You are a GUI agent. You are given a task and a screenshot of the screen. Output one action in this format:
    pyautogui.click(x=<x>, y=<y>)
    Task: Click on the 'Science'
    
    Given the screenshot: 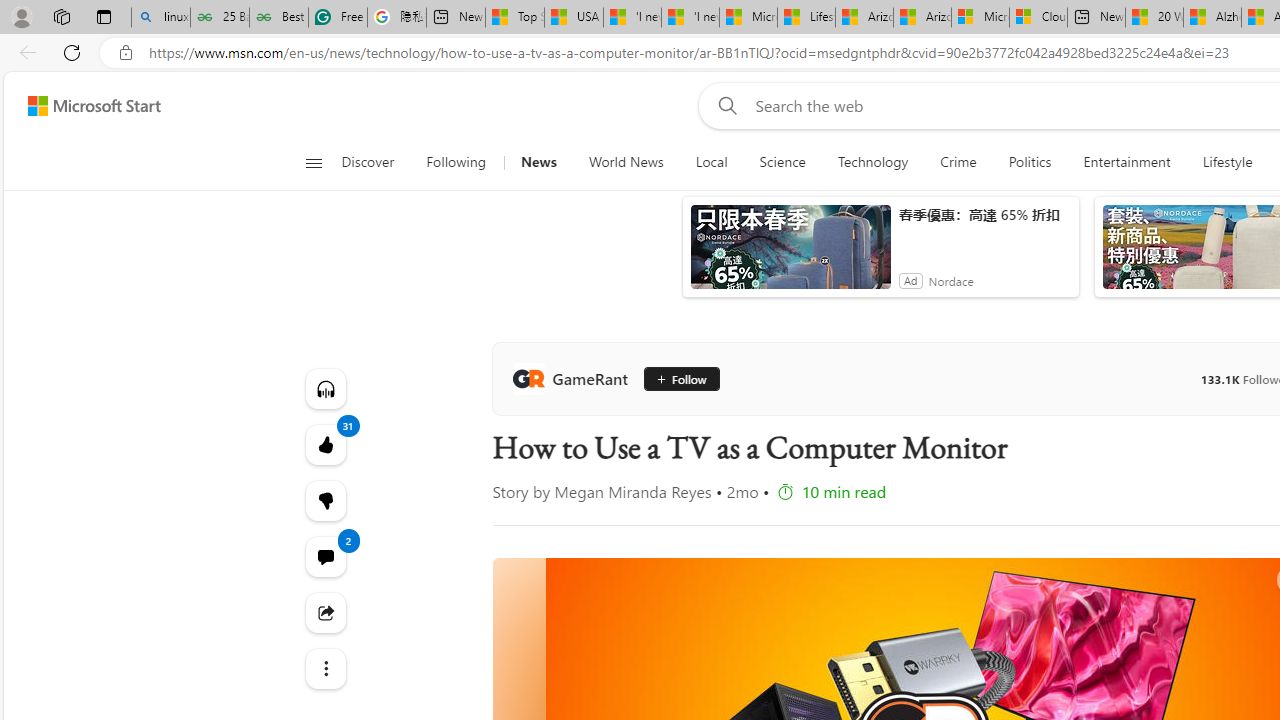 What is the action you would take?
    pyautogui.click(x=781, y=162)
    